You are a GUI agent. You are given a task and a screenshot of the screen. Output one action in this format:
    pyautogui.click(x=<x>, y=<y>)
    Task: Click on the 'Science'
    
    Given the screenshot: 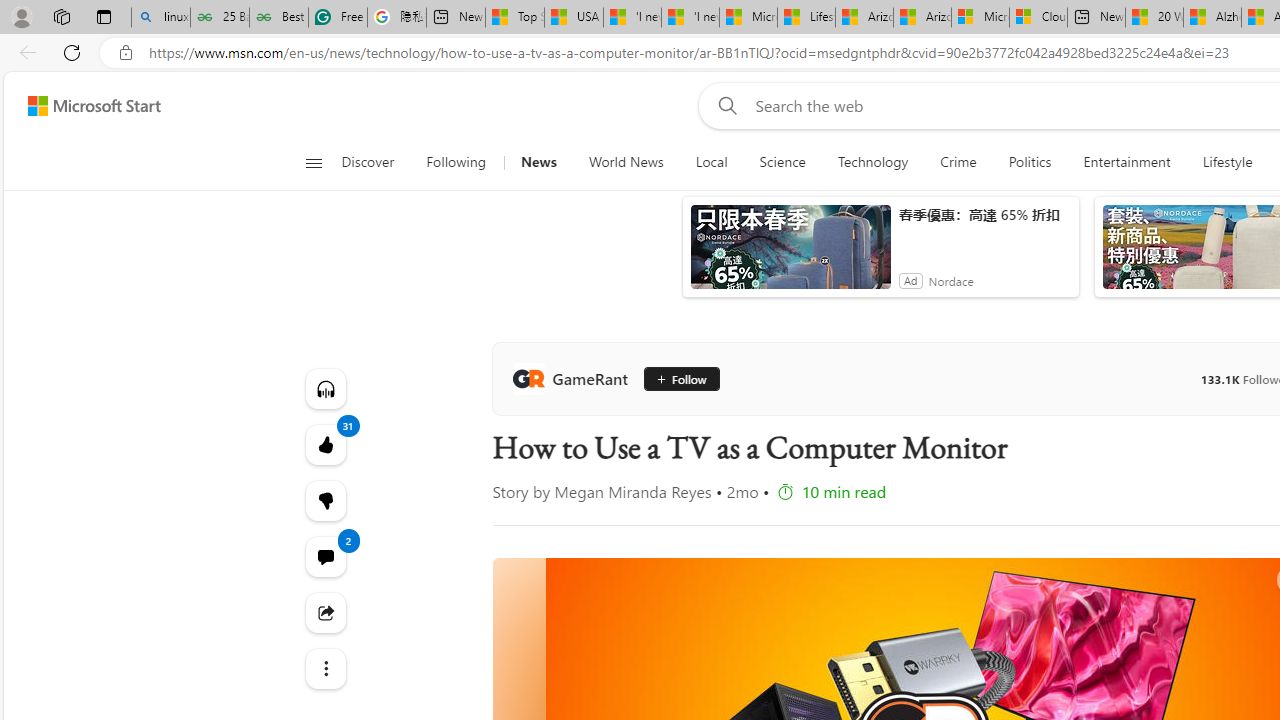 What is the action you would take?
    pyautogui.click(x=781, y=162)
    